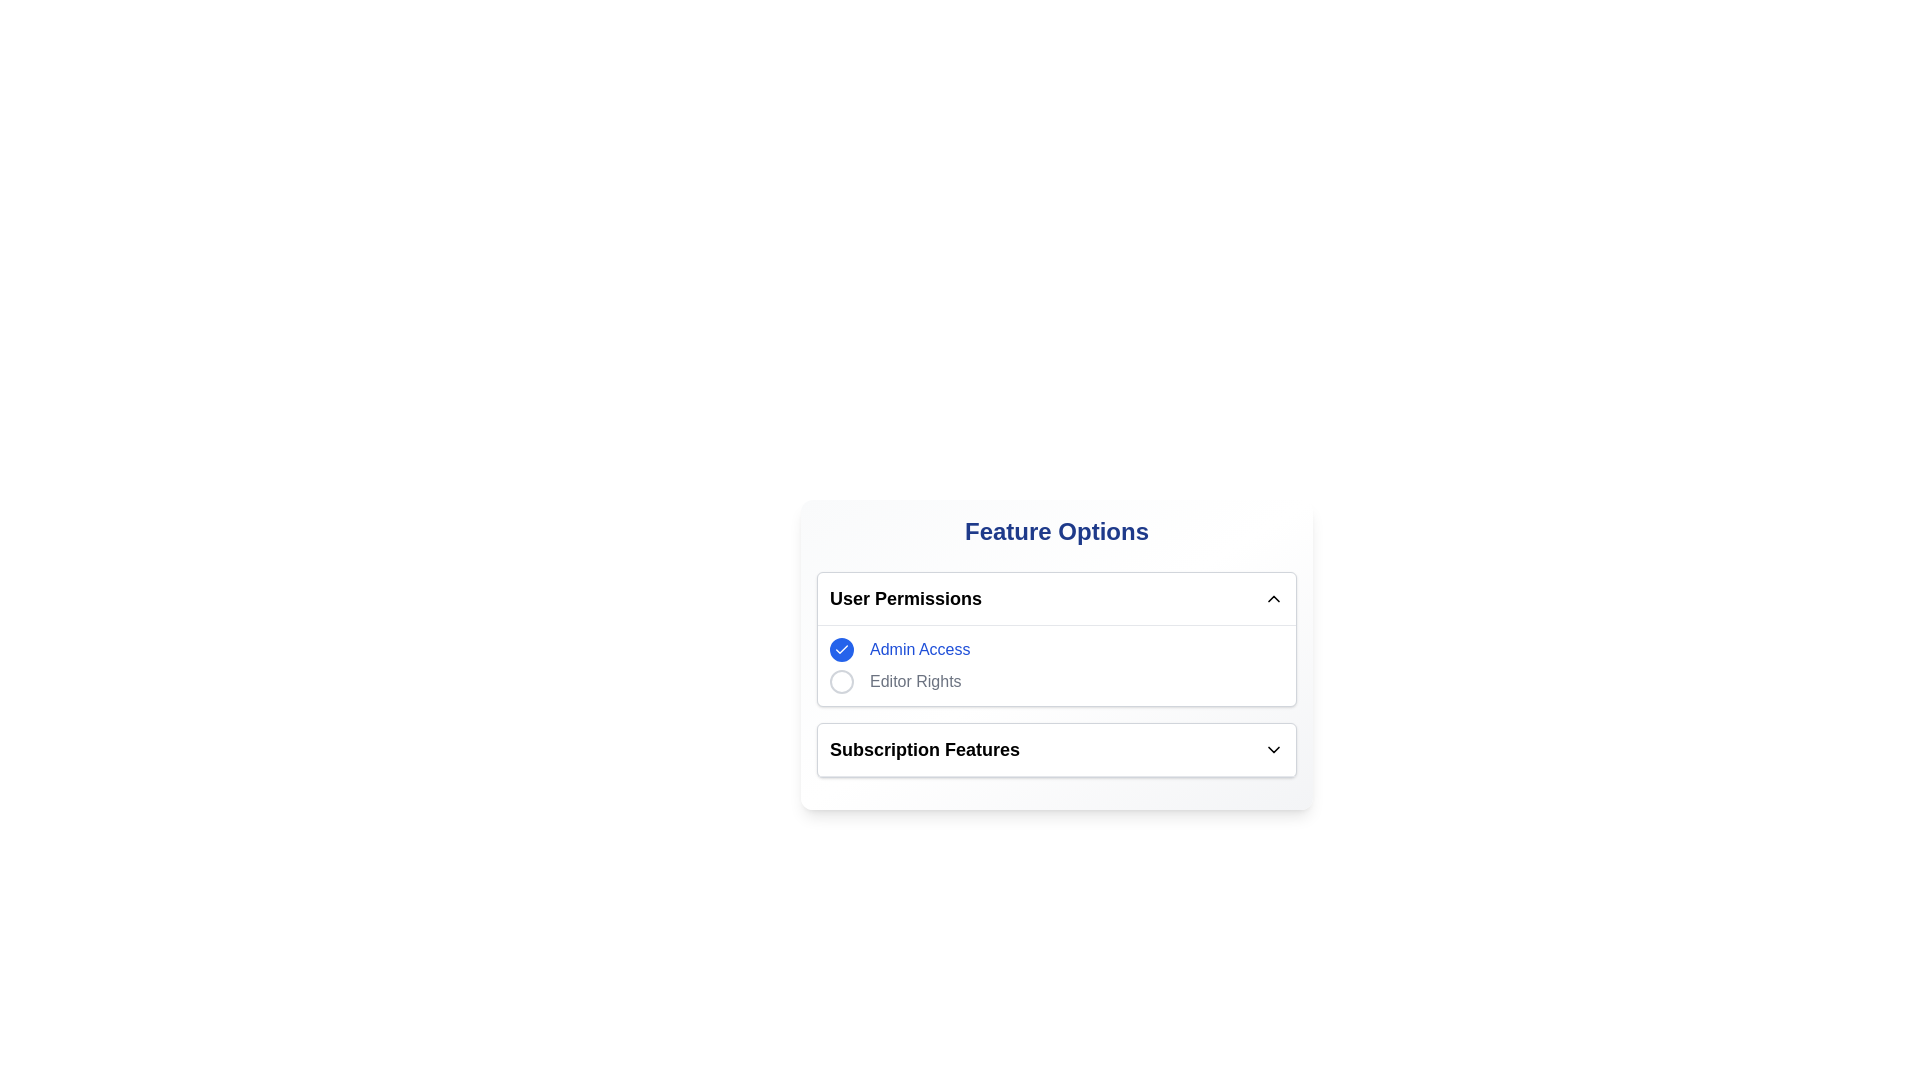 The height and width of the screenshot is (1080, 1920). I want to click on the toggle control icon at the far right of the 'User Permissions' section, so click(1272, 597).